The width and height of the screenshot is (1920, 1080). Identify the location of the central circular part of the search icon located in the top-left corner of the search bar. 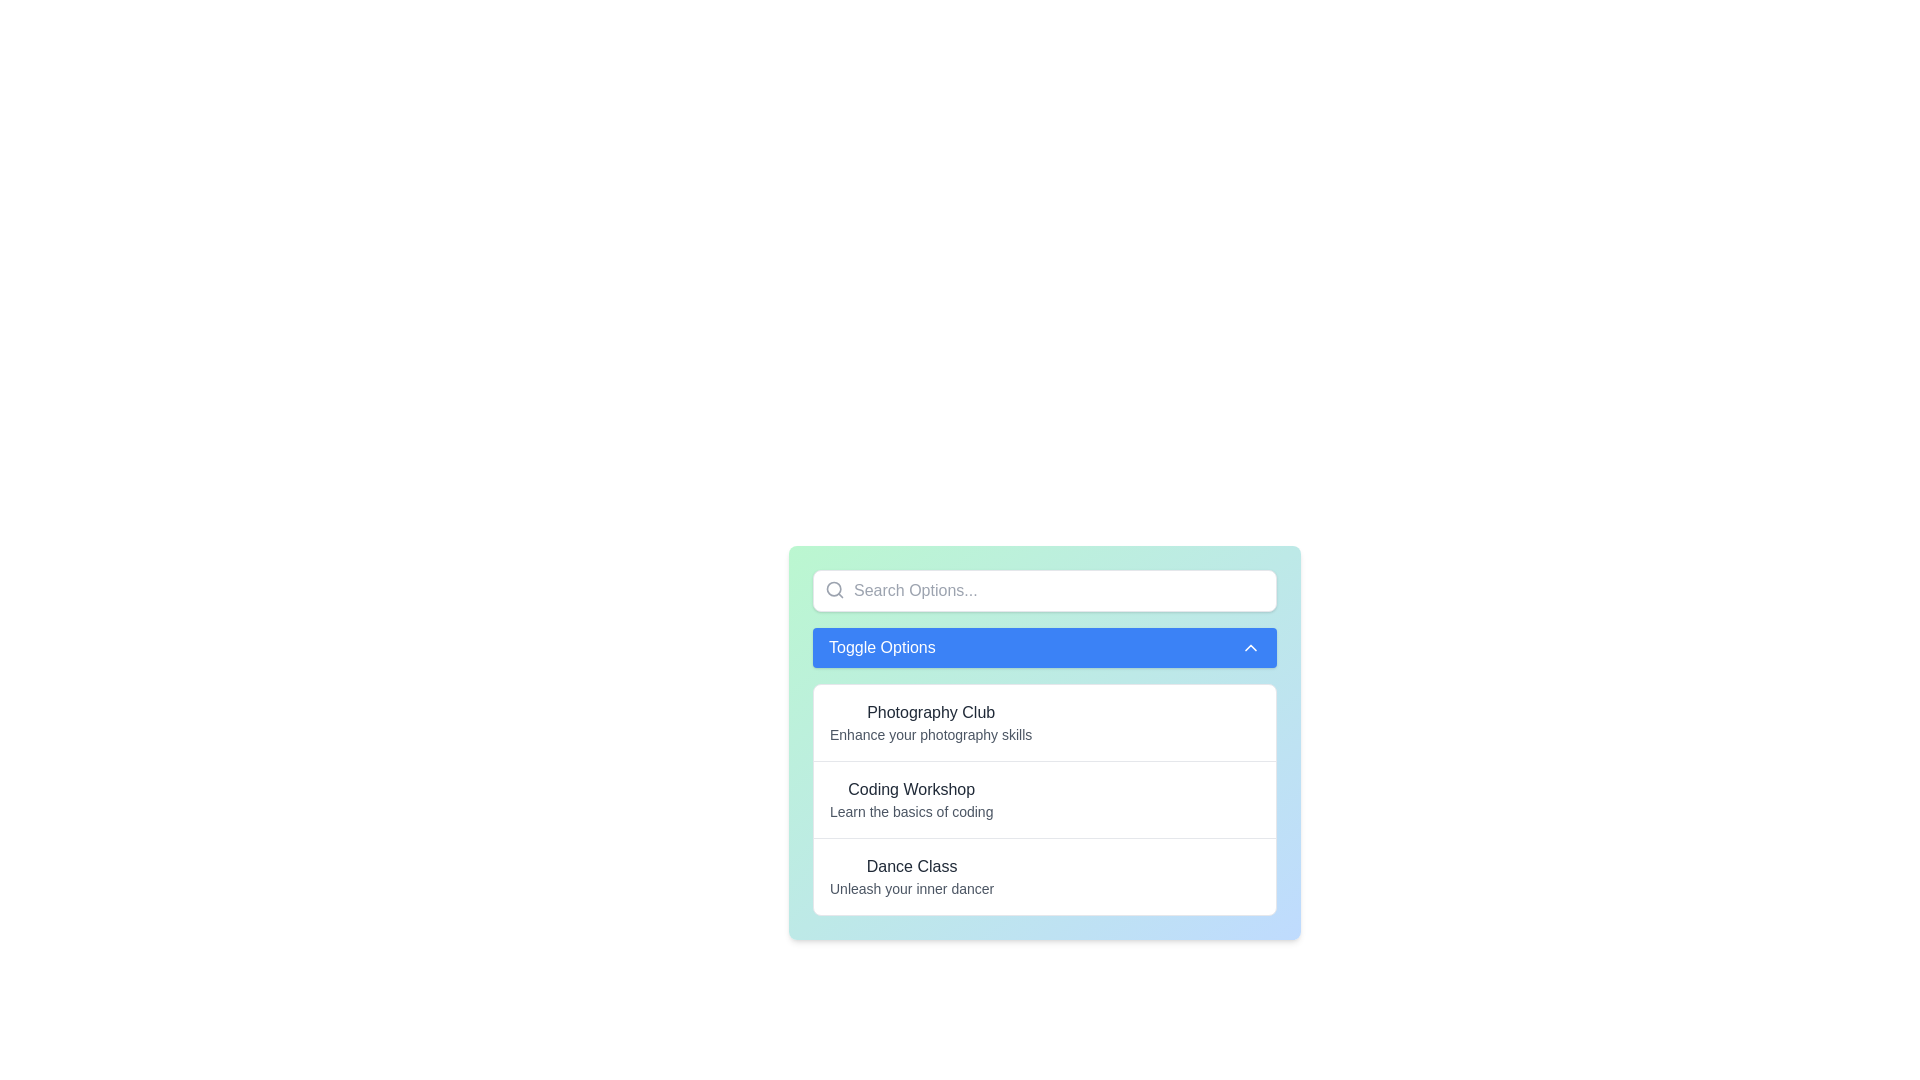
(834, 588).